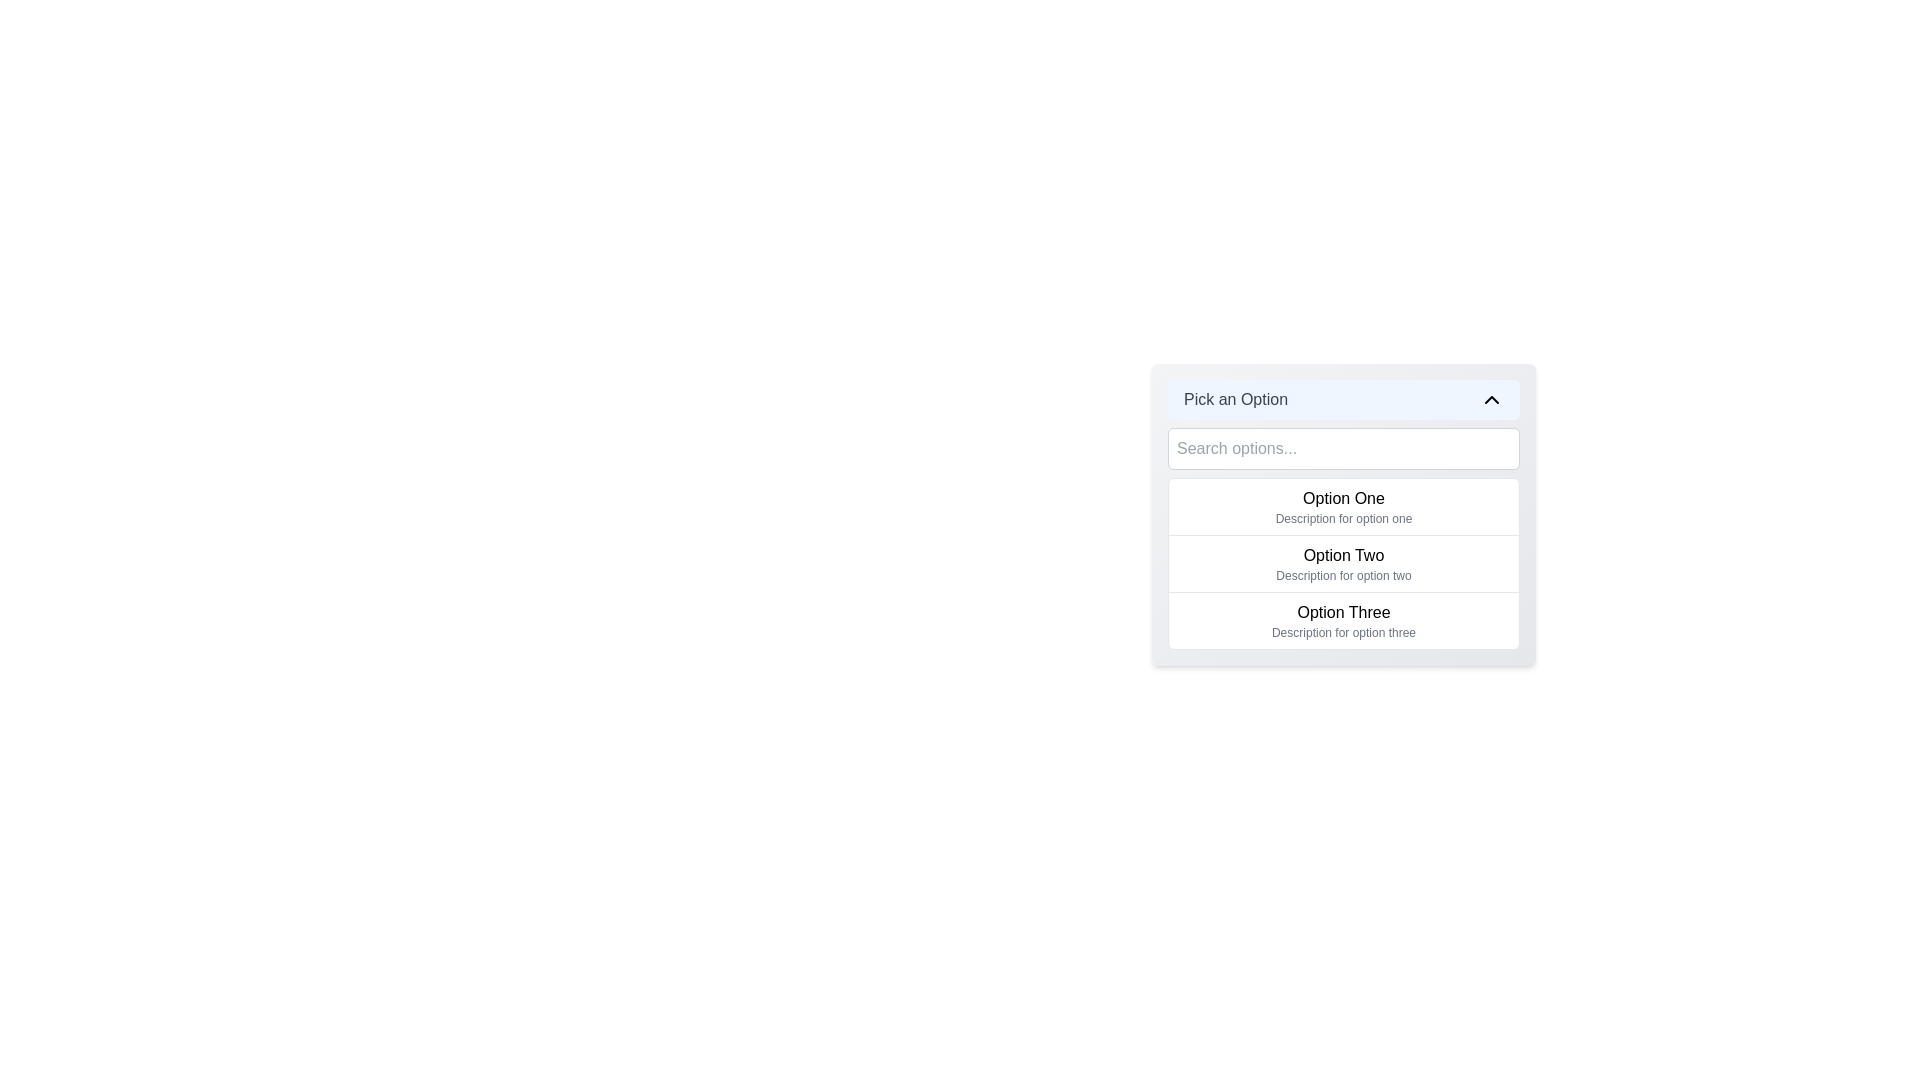 The height and width of the screenshot is (1080, 1920). Describe the element at coordinates (1344, 619) in the screenshot. I see `the selectable list item labeled 'Option Three' which is the third option under the heading 'Pick an Option.'` at that location.